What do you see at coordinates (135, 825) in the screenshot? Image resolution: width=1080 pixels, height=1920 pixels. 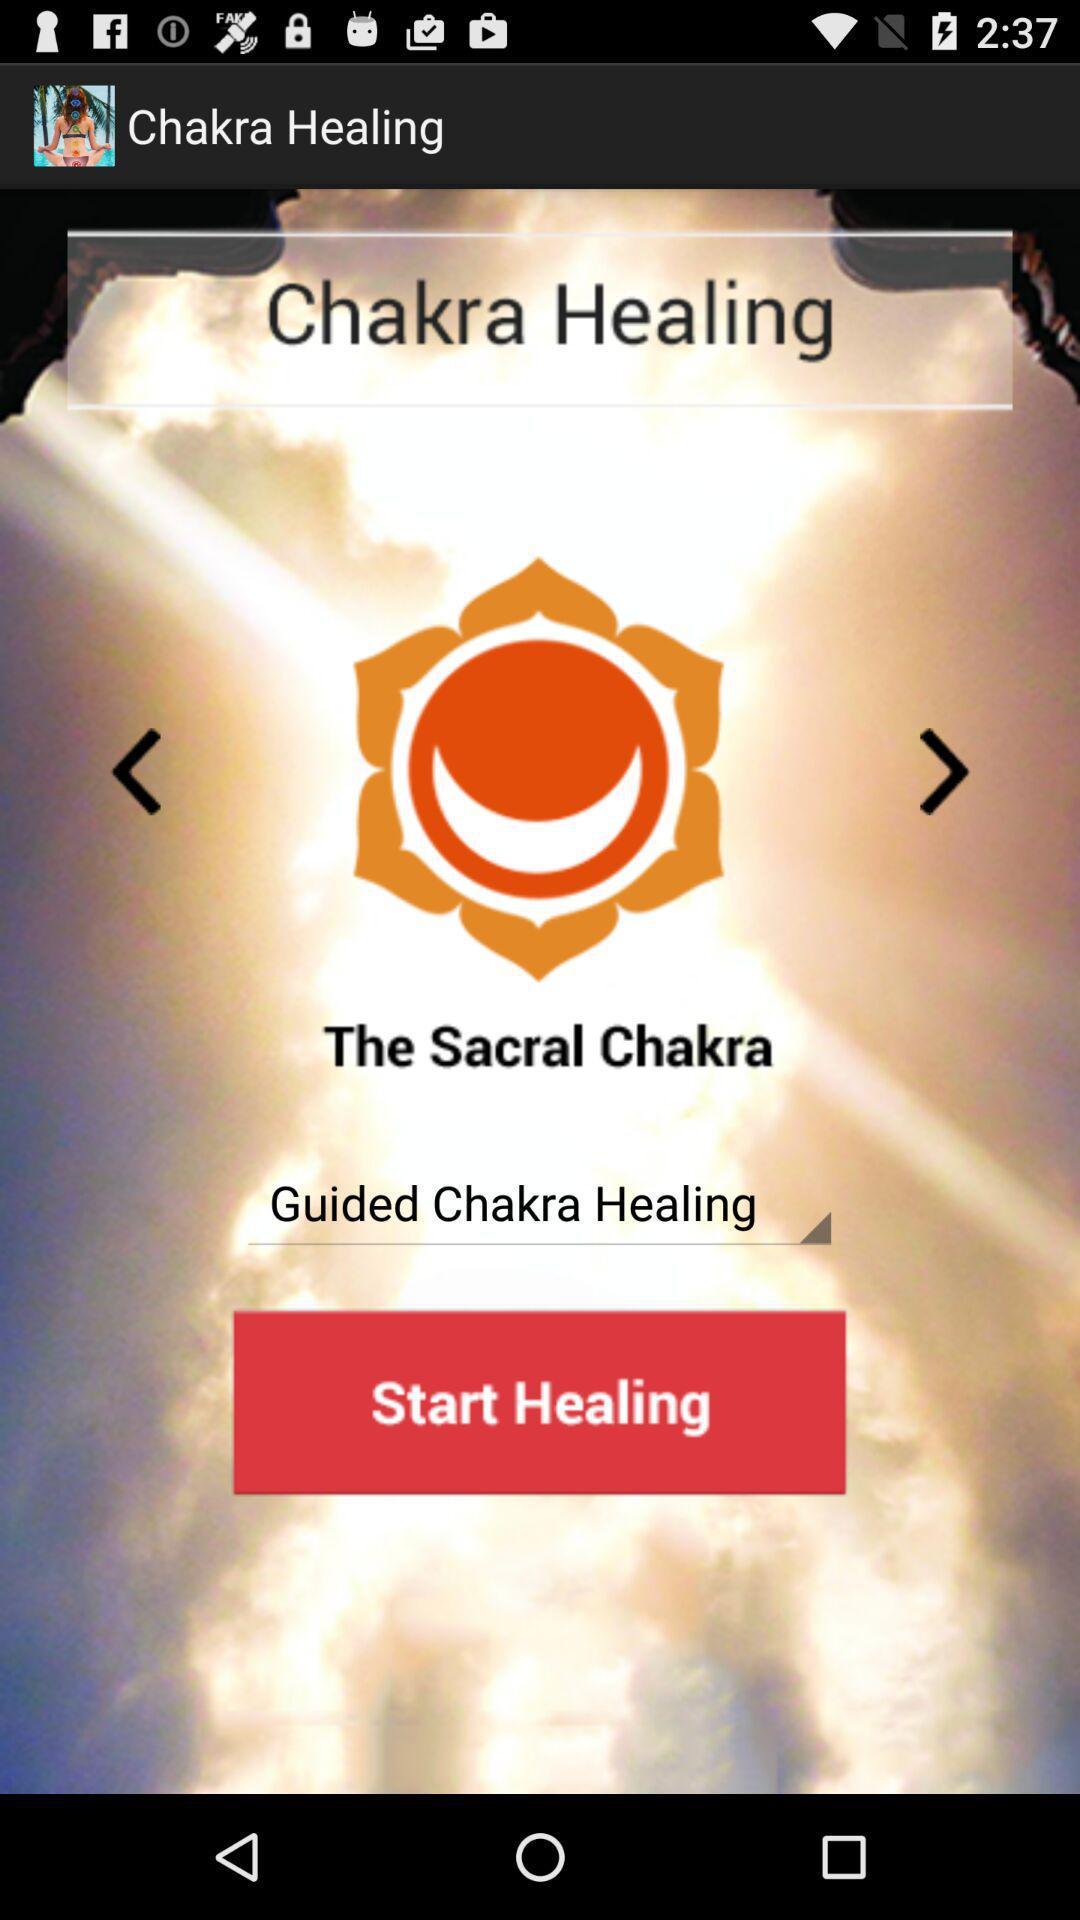 I see `the arrow_backward icon` at bounding box center [135, 825].